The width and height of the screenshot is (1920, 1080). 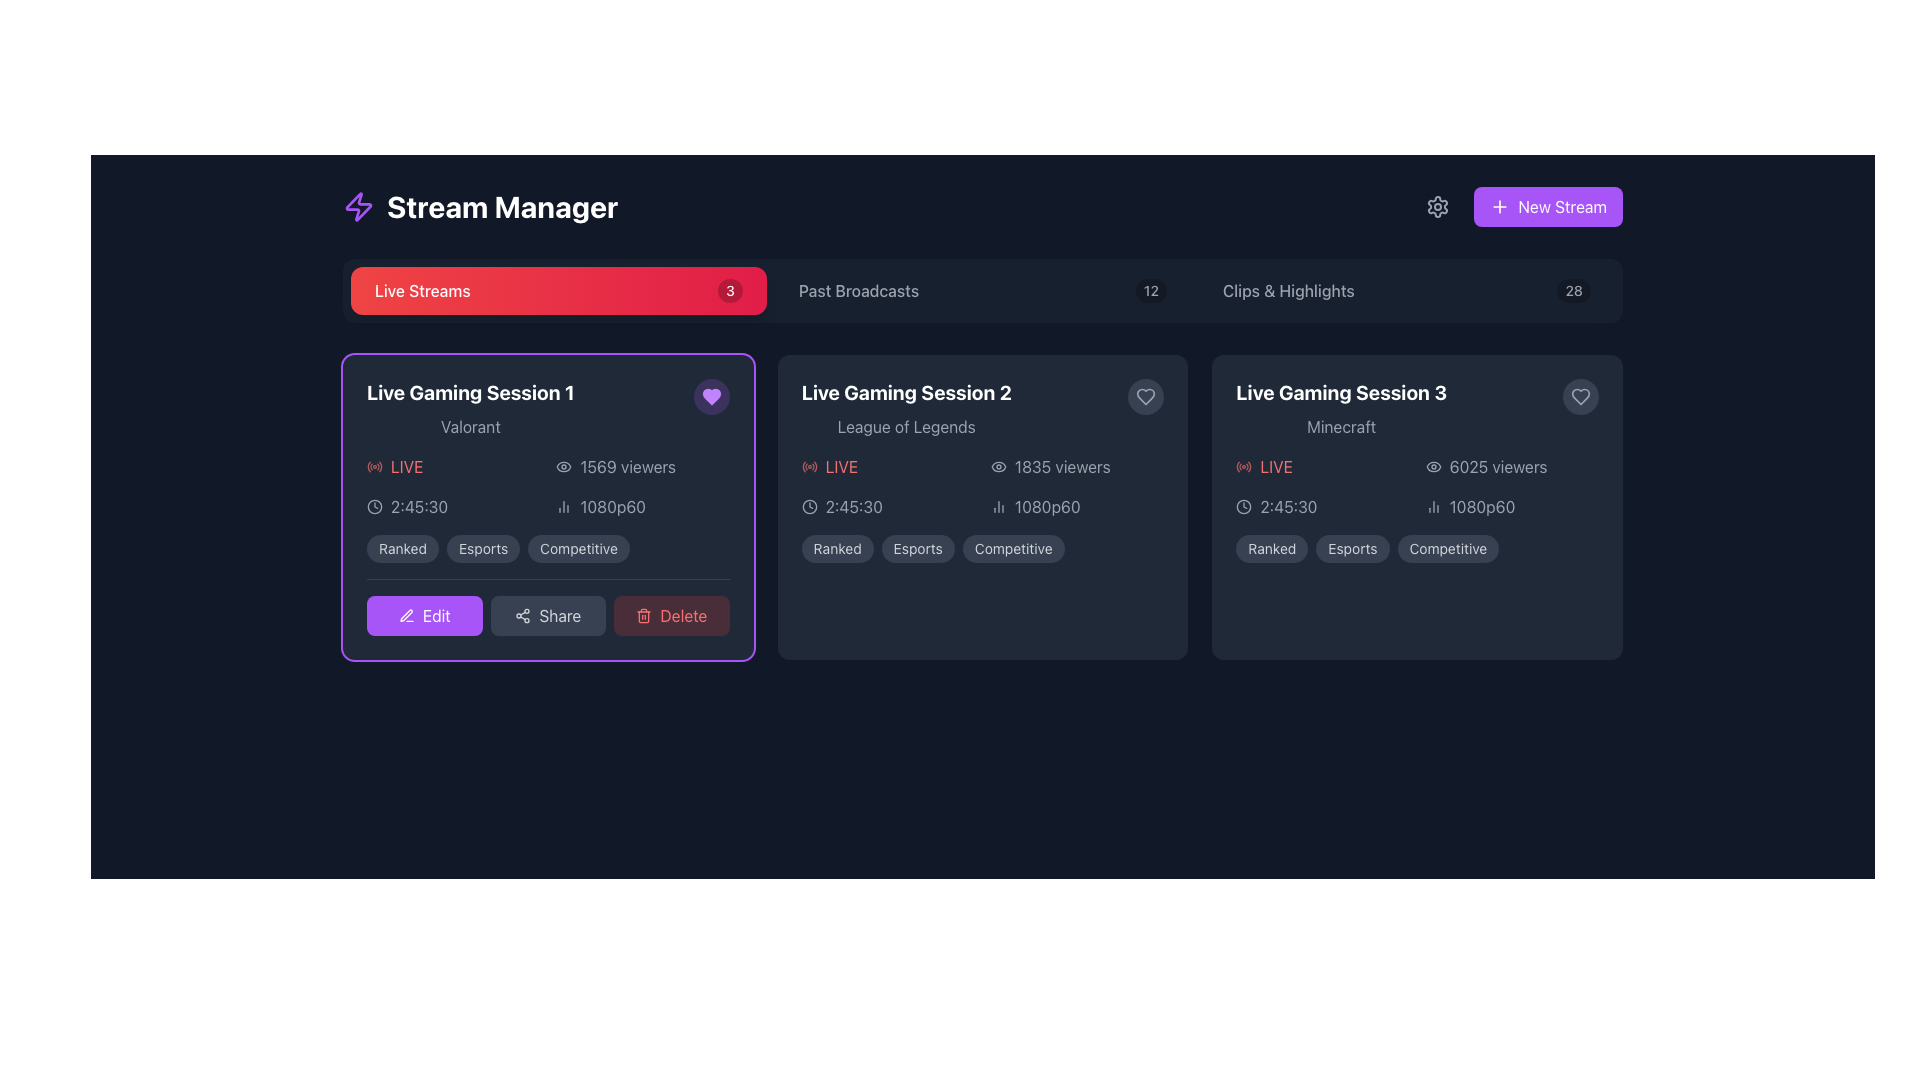 I want to click on the 'Share' button, which is centrally located among three buttons in the 'Live Gaming Session 1' card, to observe interaction effects such as color change, so click(x=548, y=606).